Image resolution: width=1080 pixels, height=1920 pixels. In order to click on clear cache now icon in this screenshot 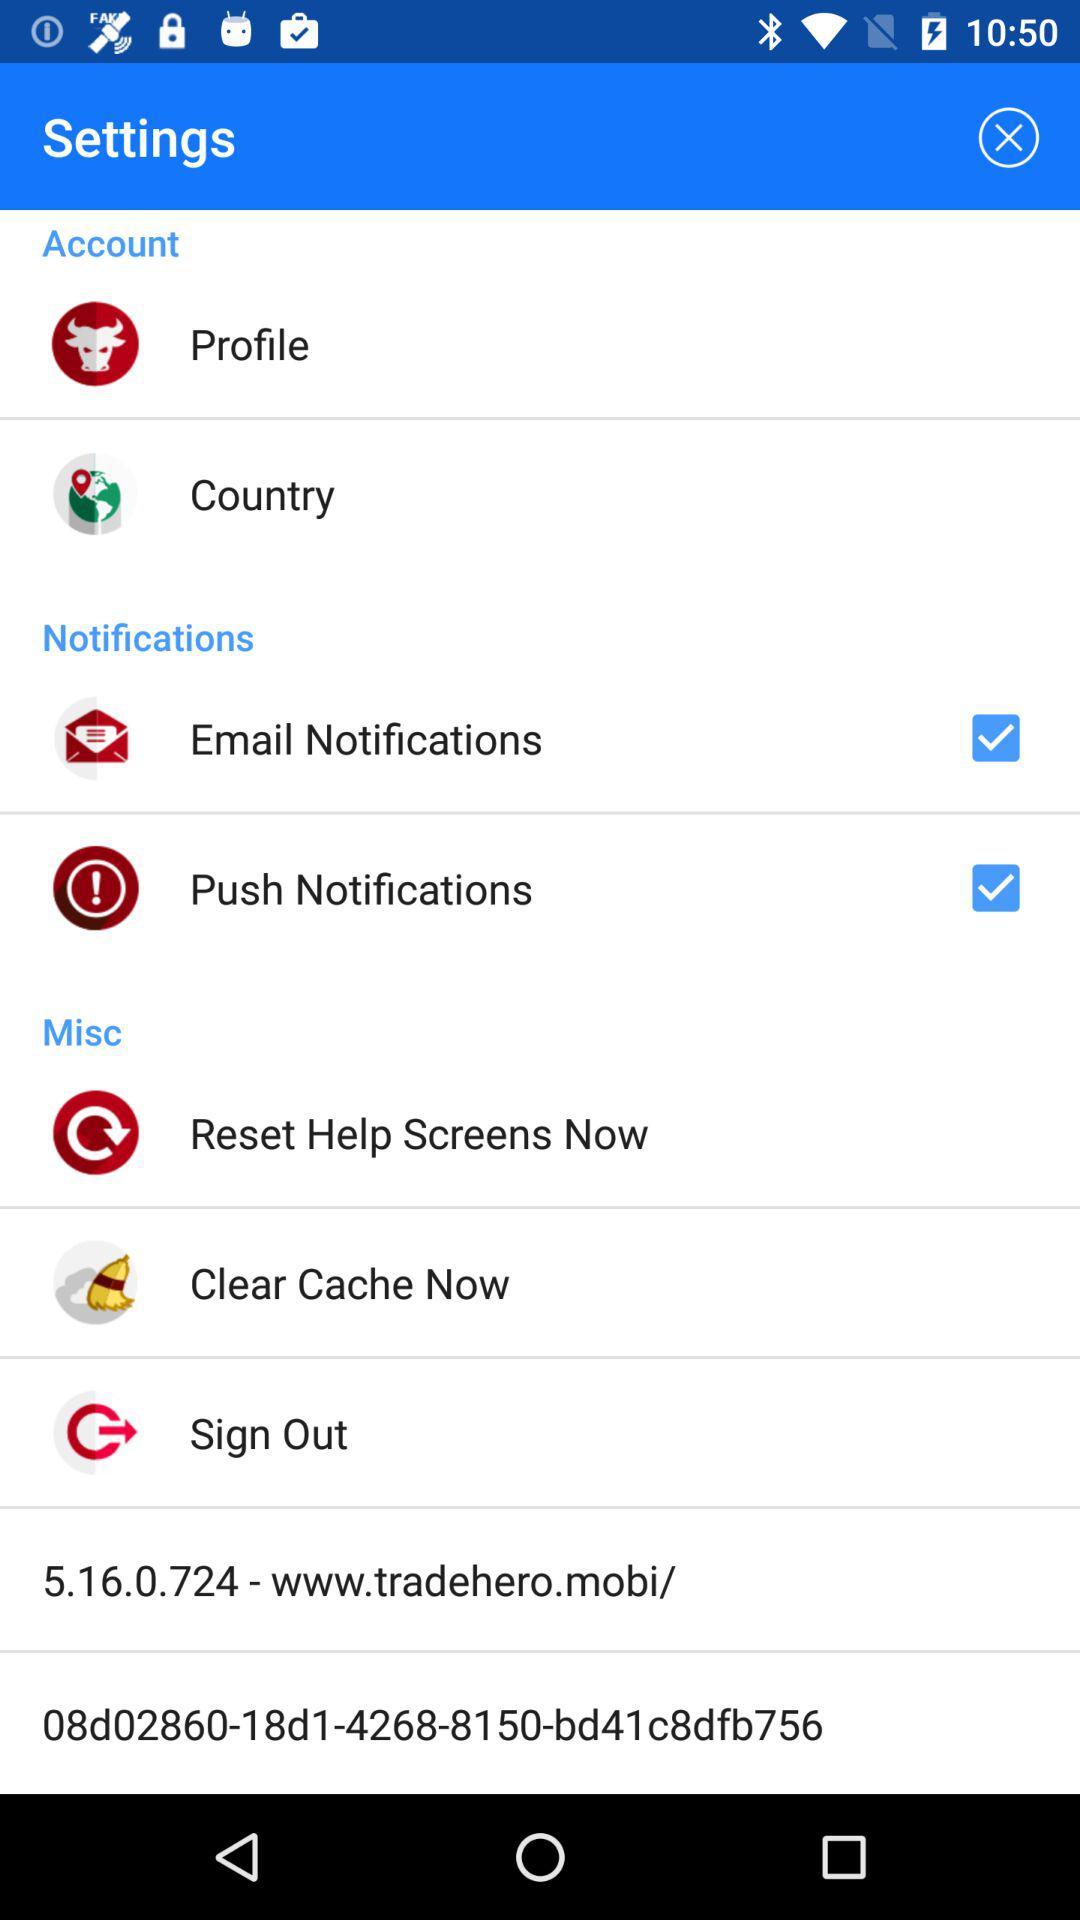, I will do `click(348, 1282)`.